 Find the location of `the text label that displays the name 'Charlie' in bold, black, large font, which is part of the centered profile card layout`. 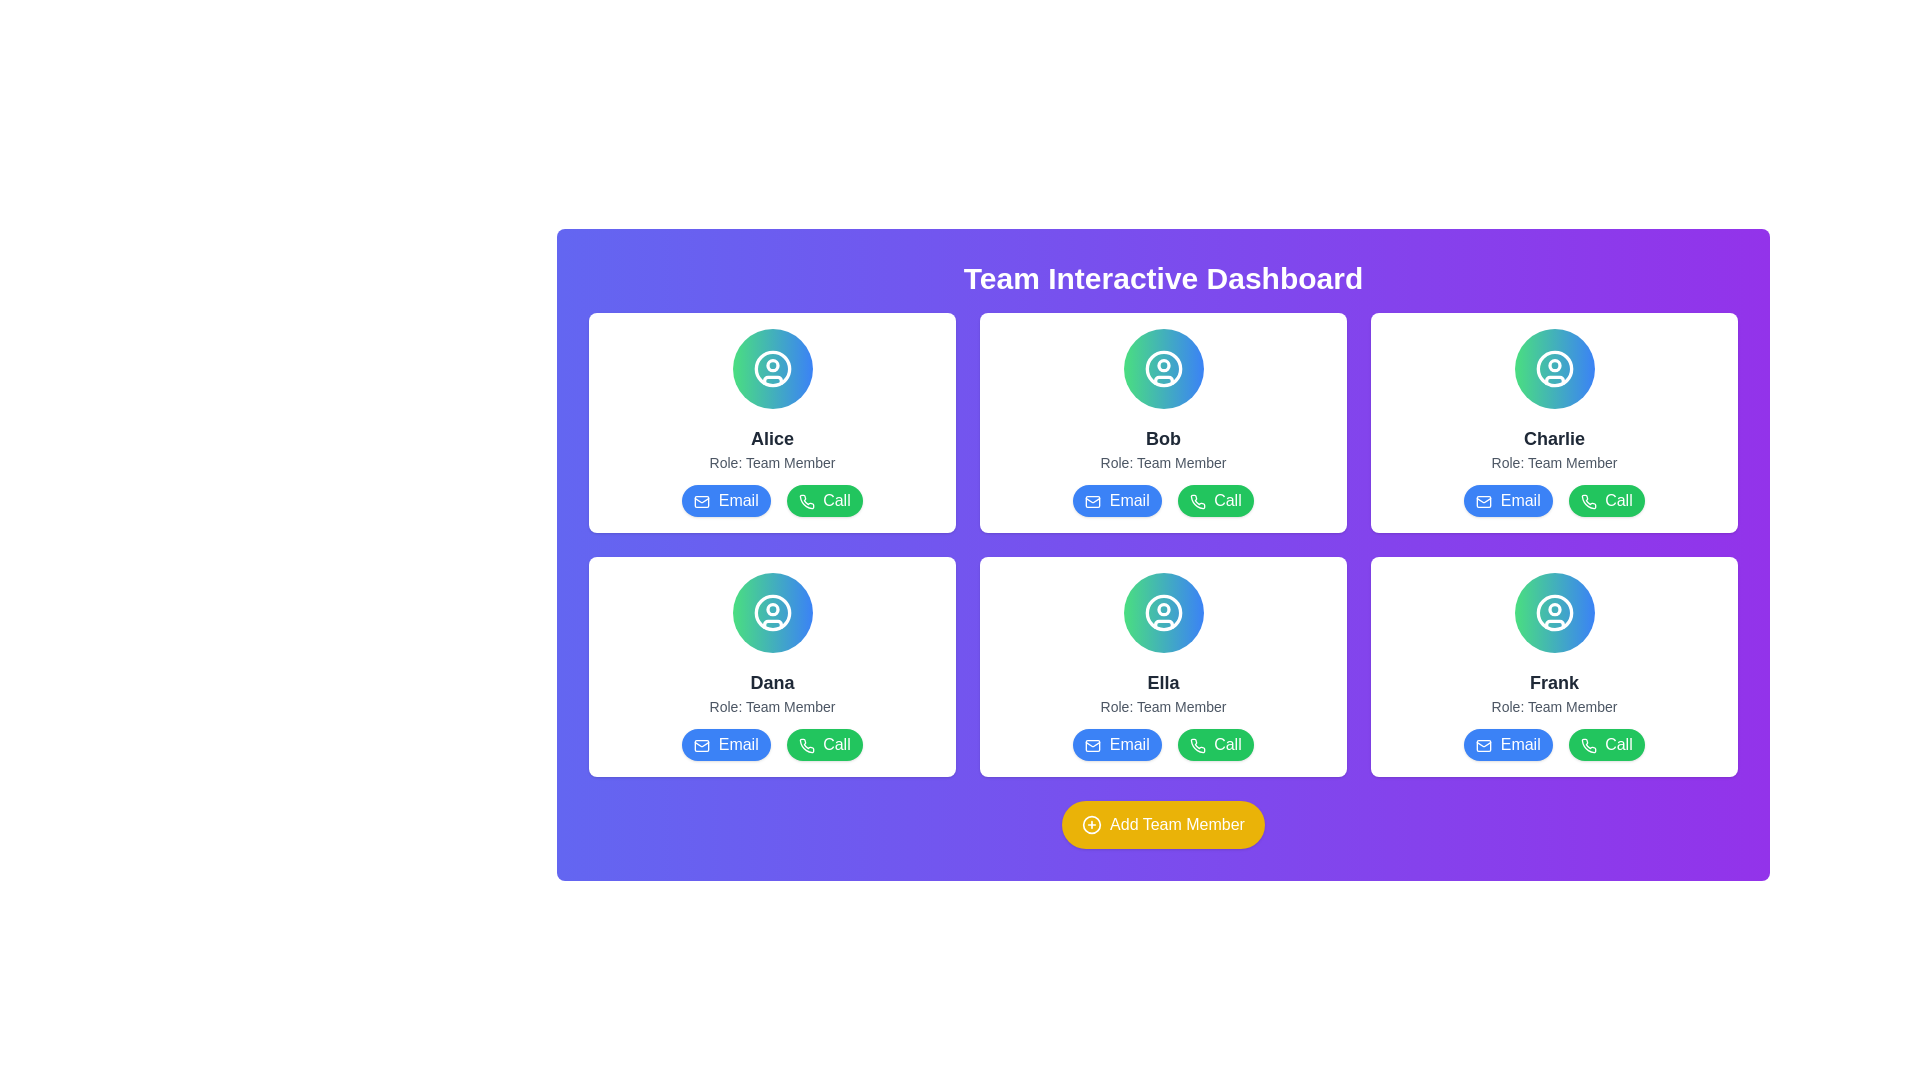

the text label that displays the name 'Charlie' in bold, black, large font, which is part of the centered profile card layout is located at coordinates (1553, 438).